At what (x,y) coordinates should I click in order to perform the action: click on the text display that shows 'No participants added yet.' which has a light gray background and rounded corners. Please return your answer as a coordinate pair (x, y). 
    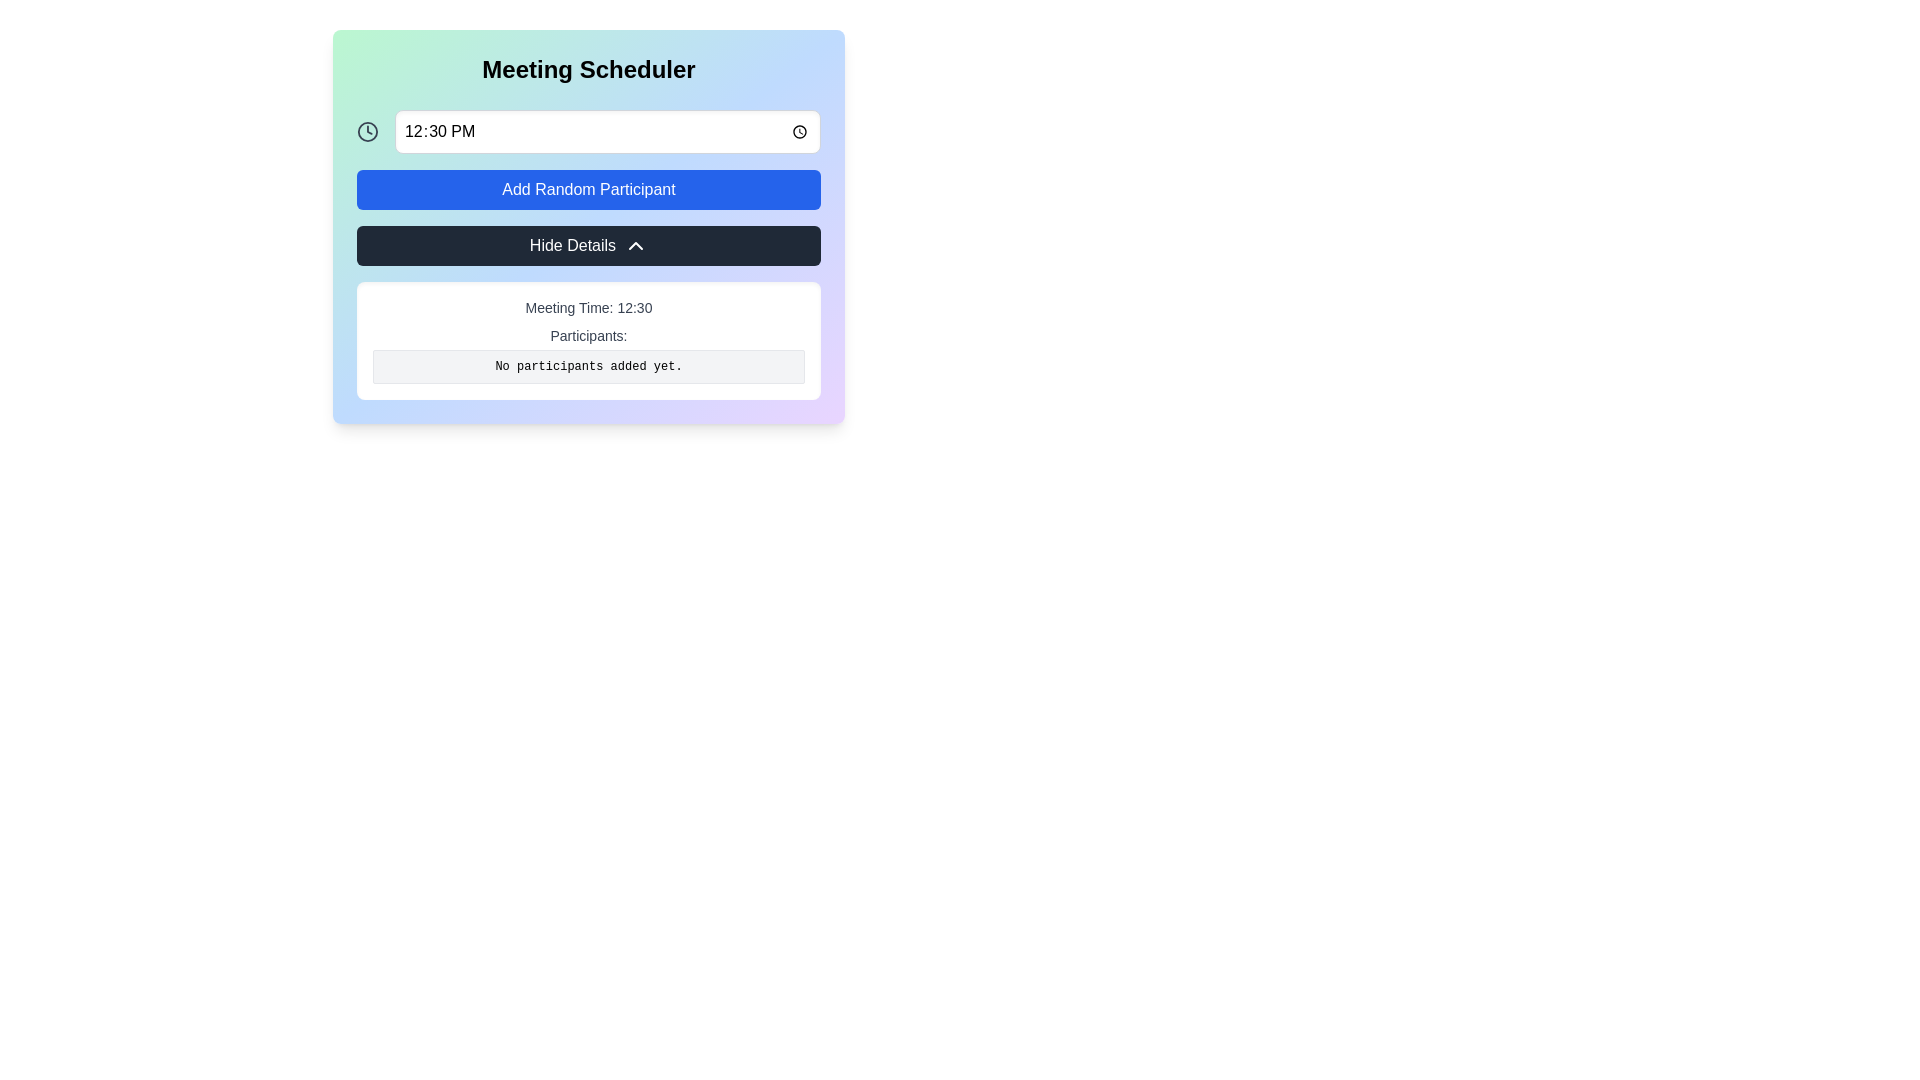
    Looking at the image, I should click on (588, 366).